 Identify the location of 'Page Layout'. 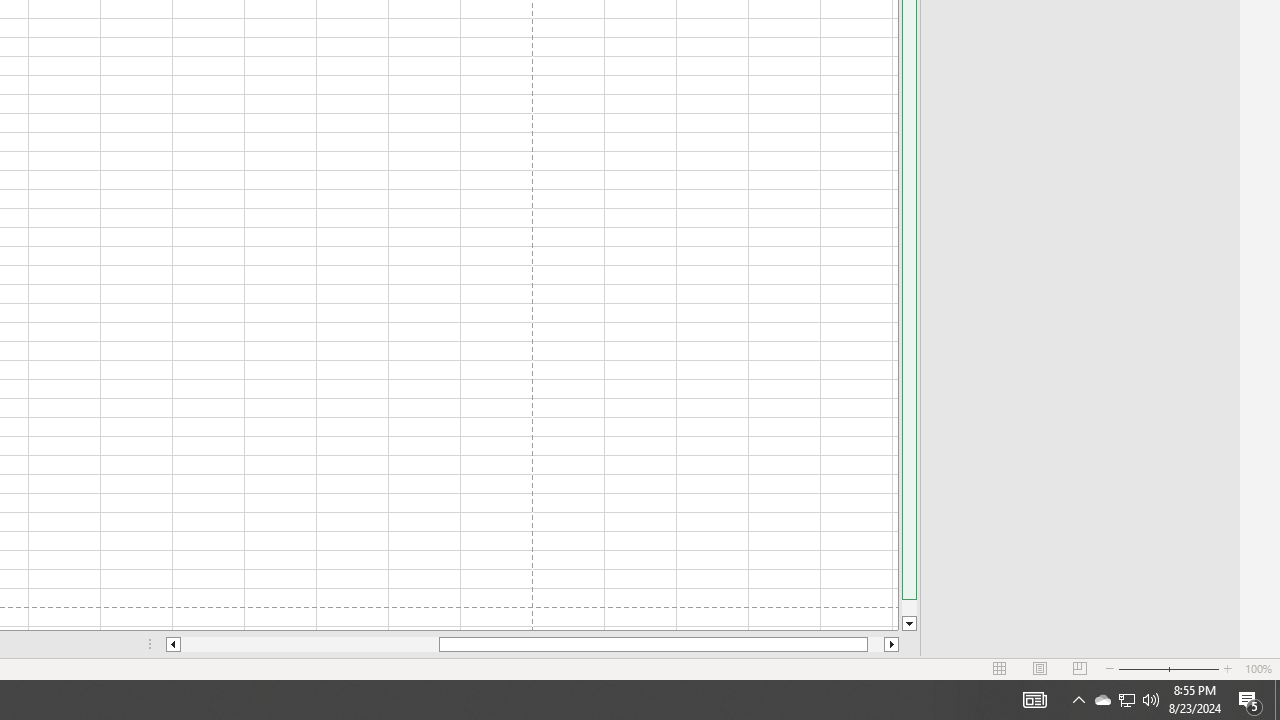
(1040, 669).